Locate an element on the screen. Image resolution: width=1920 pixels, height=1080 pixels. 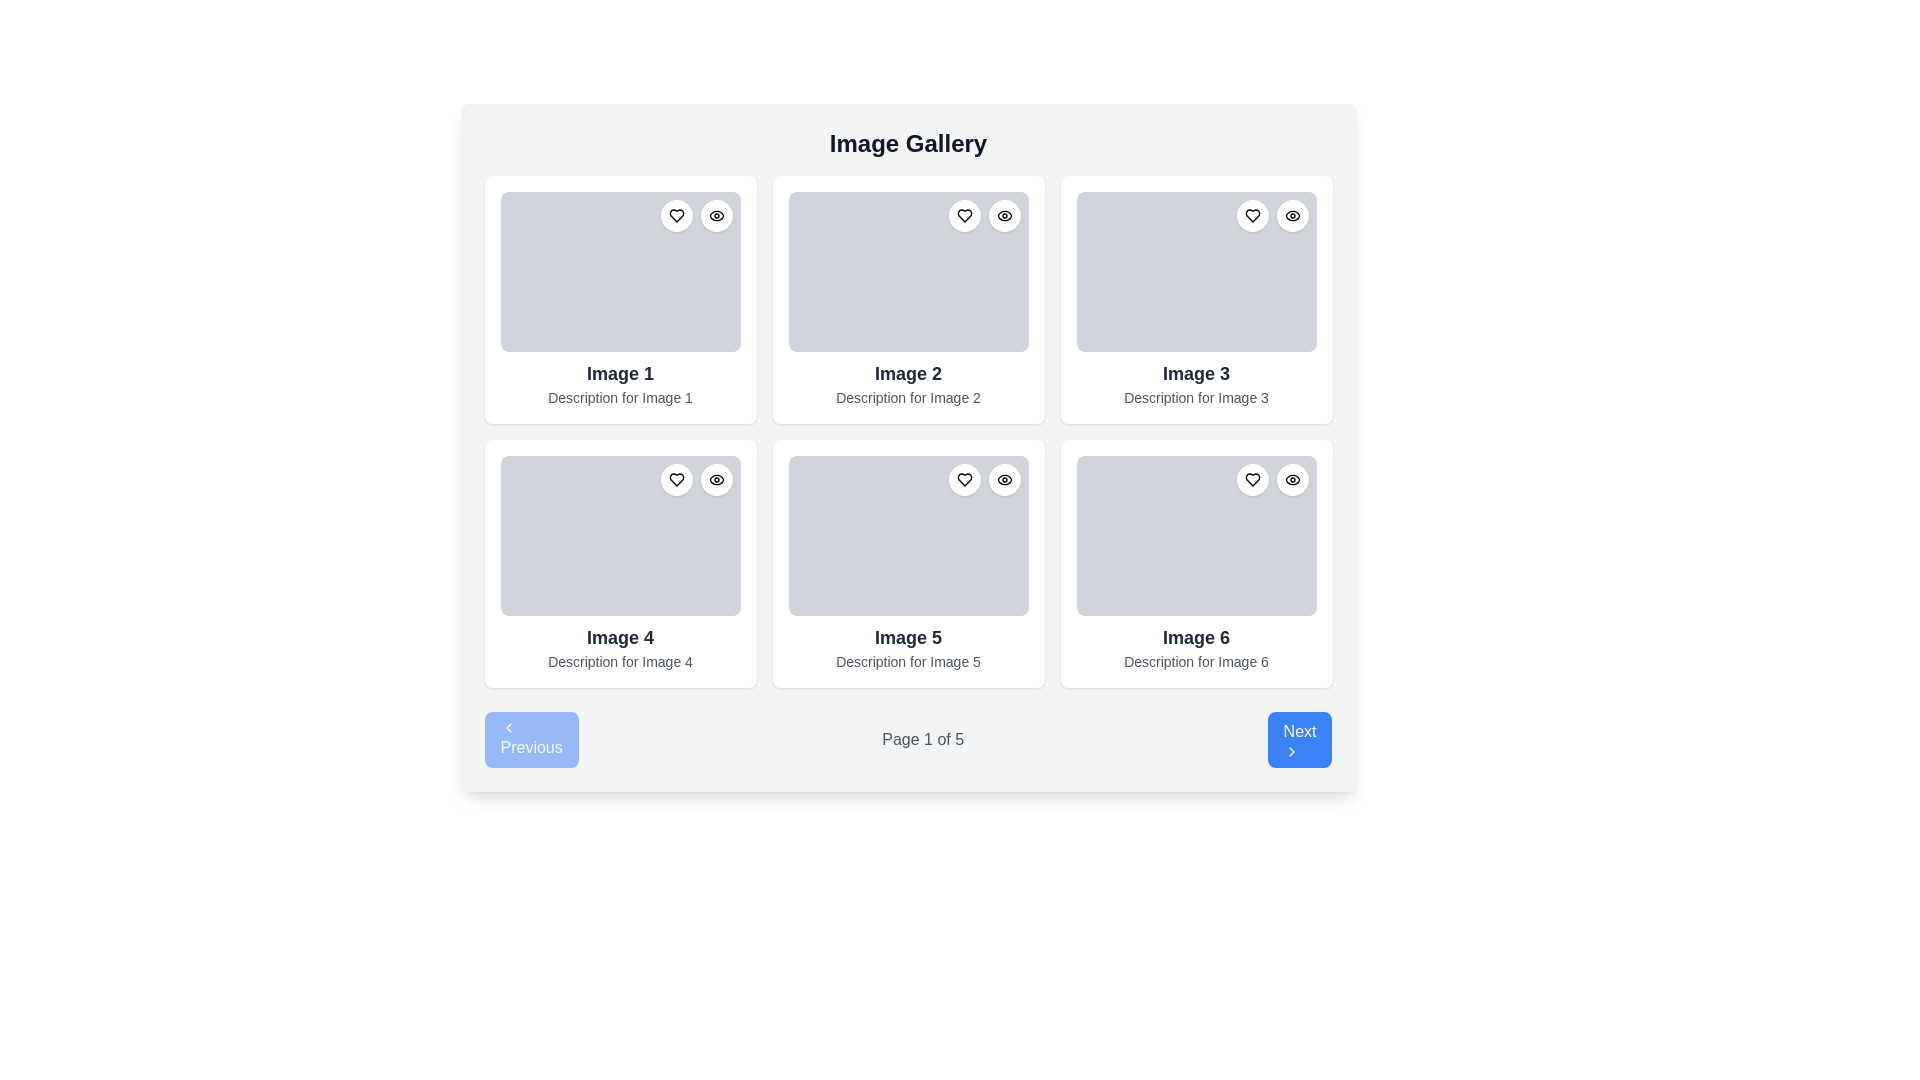
the 'like' icon located at the top-right corner of the circular button for 'Image 4' in the gallery to mark the image as a favorite is located at coordinates (676, 479).